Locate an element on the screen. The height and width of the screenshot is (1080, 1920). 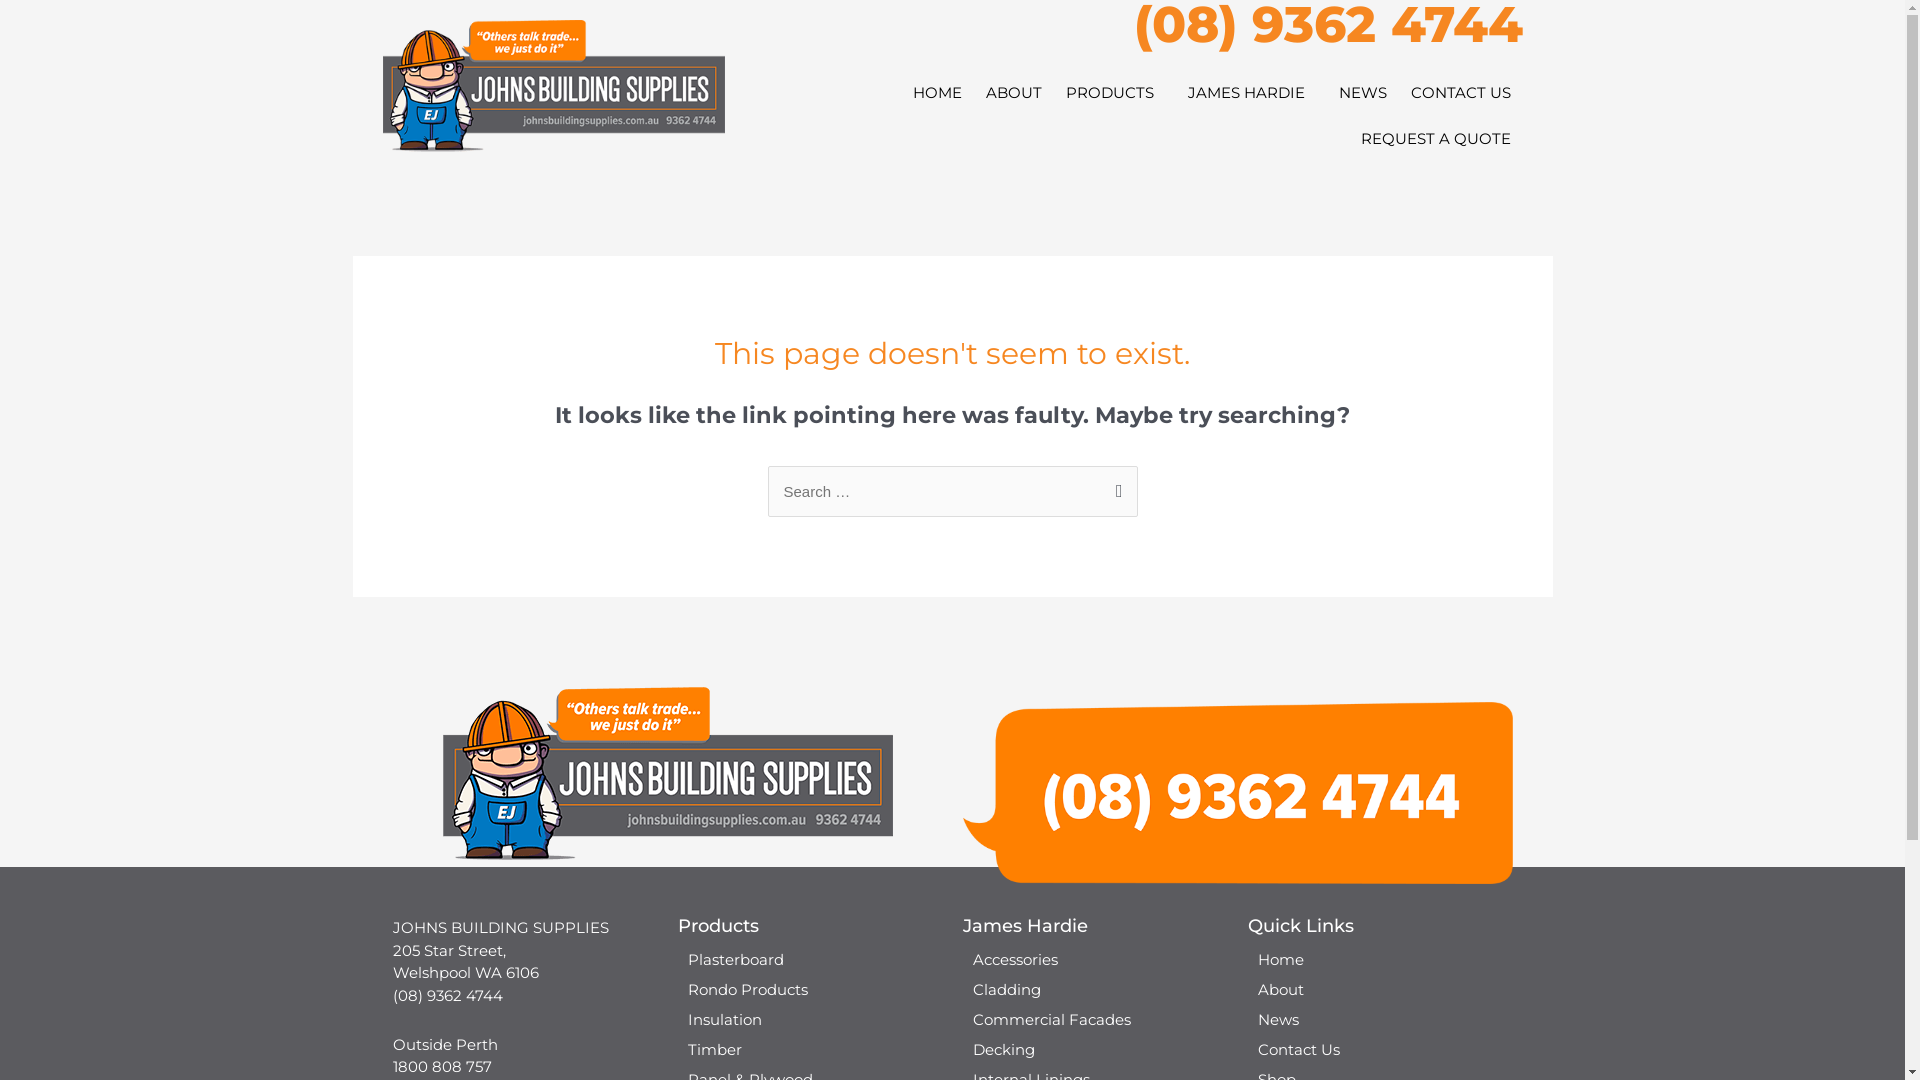
'Rondo Products' is located at coordinates (810, 990).